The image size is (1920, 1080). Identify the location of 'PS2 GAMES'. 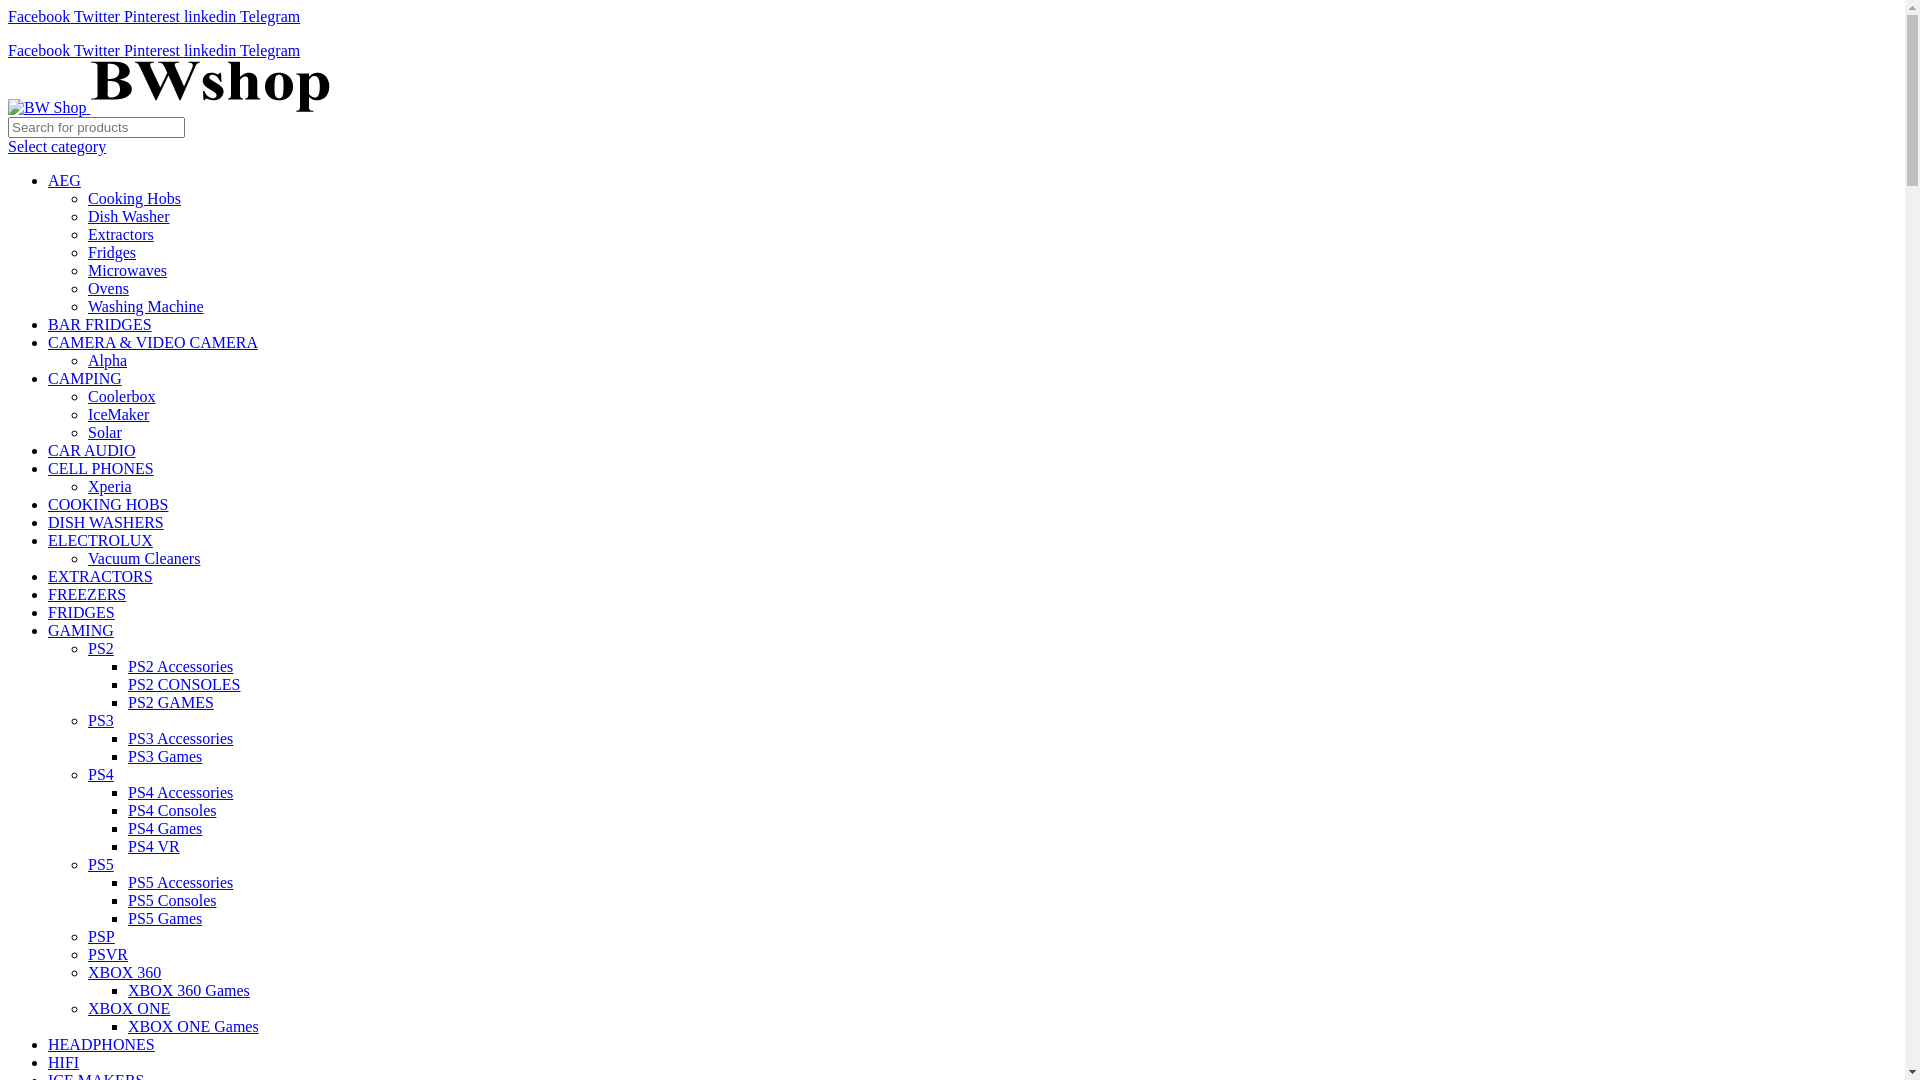
(127, 701).